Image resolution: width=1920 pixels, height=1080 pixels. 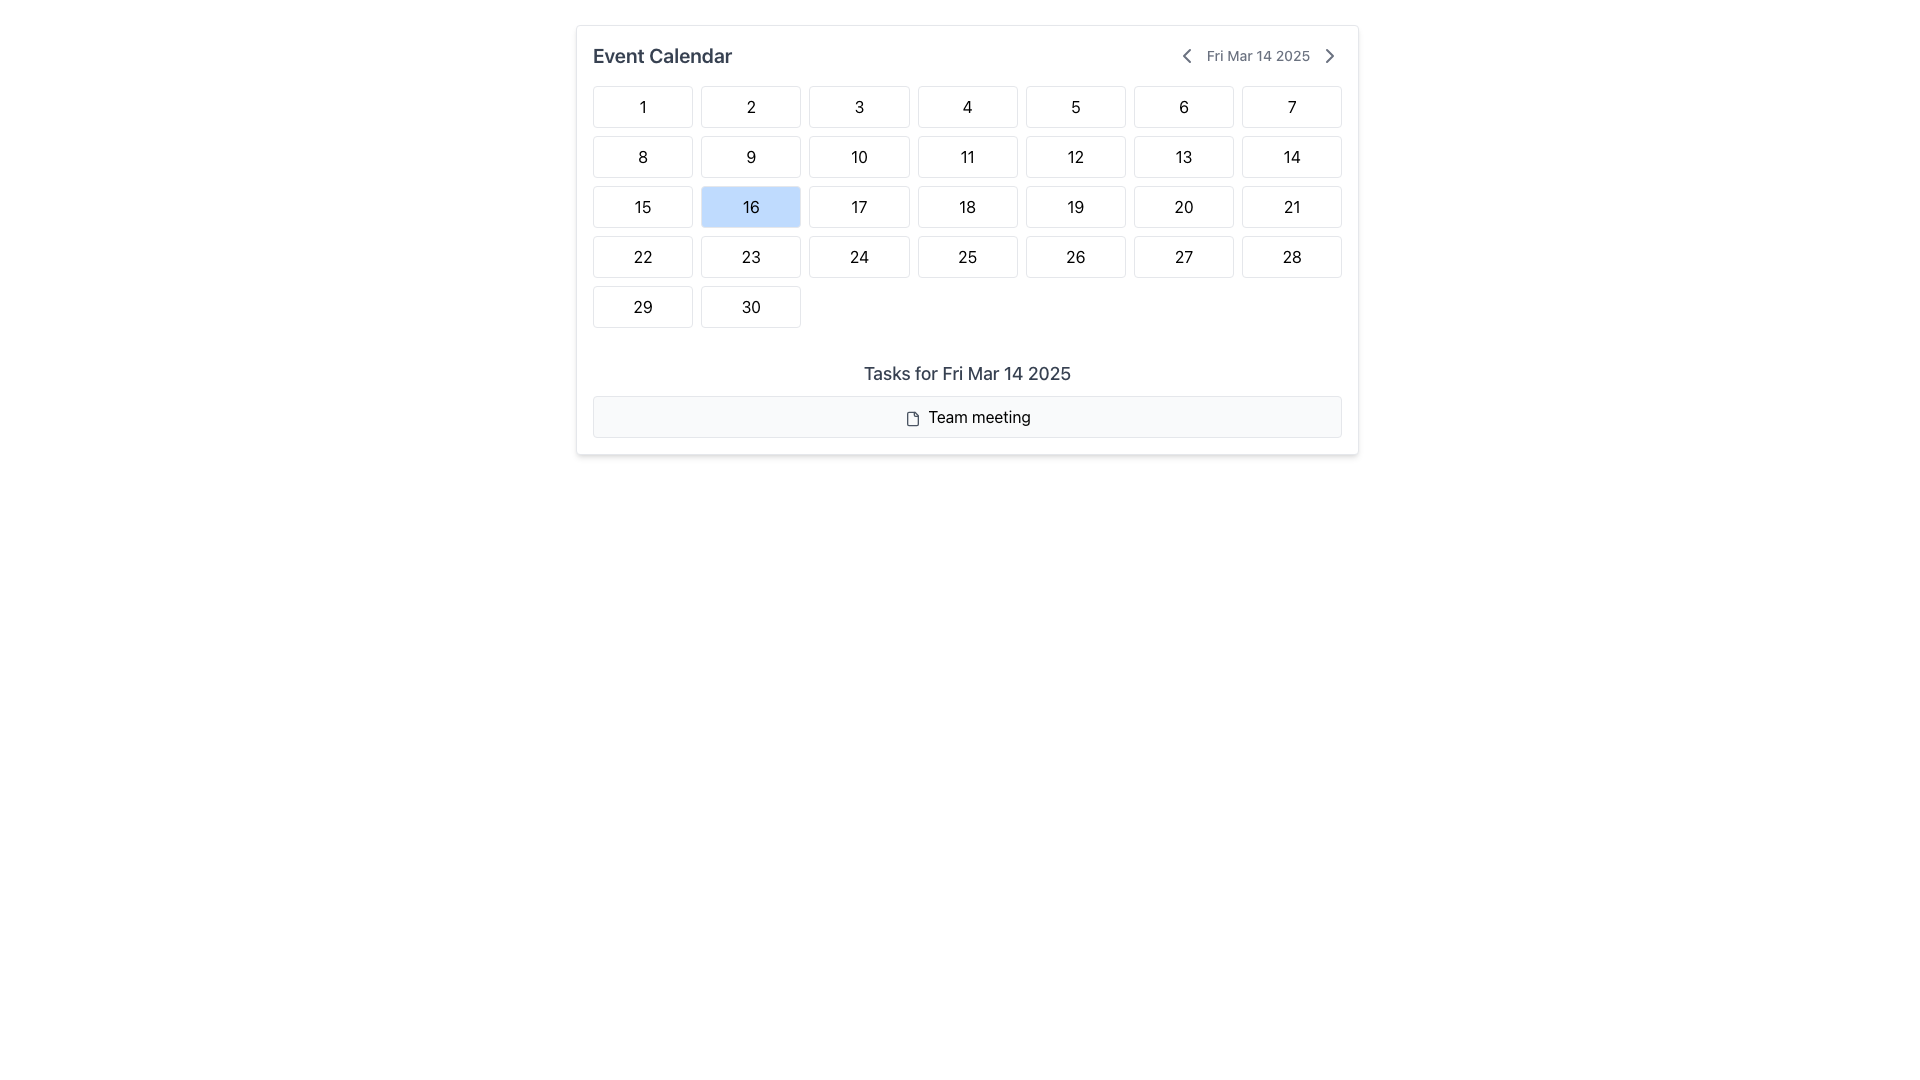 I want to click on the selectable date cell representing the 15th day of the month in the calendar, so click(x=643, y=207).